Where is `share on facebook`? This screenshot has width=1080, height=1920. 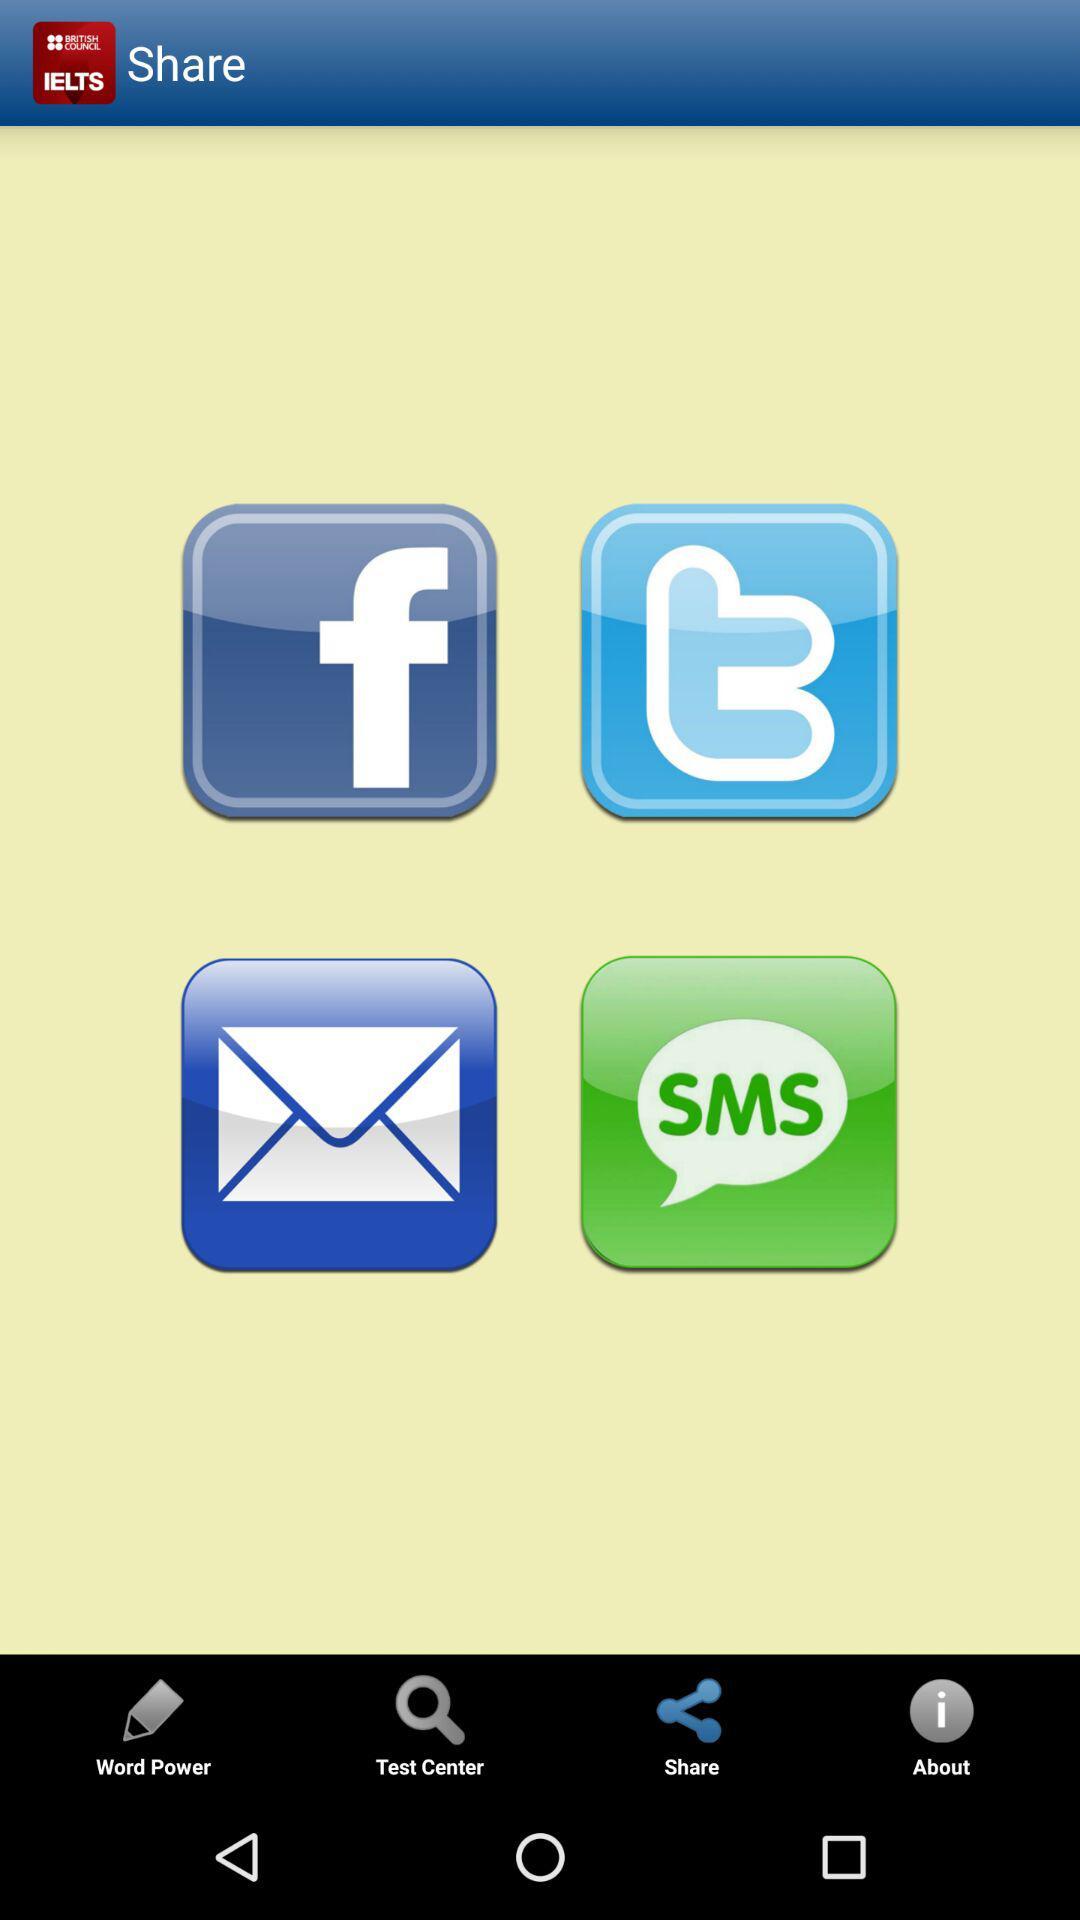
share on facebook is located at coordinates (339, 664).